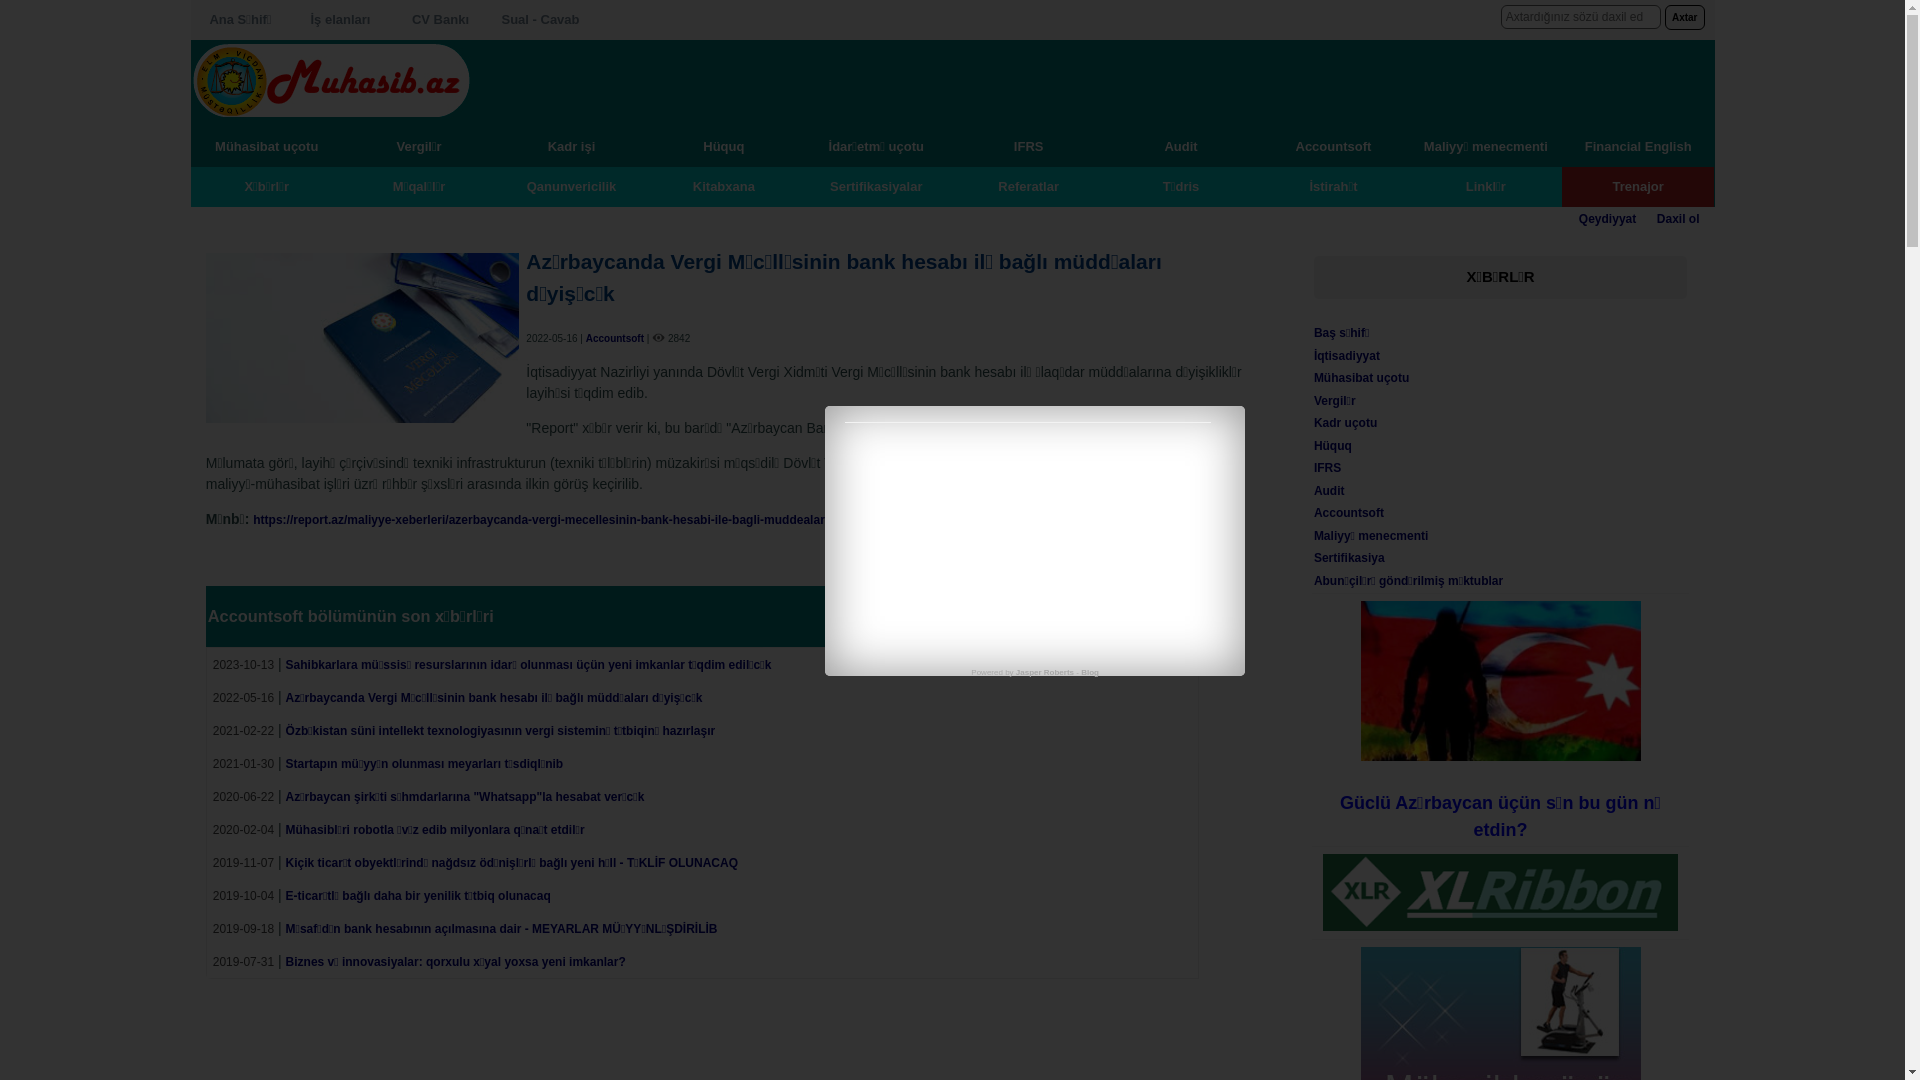 The height and width of the screenshot is (1080, 1920). I want to click on 'Accountsoft', so click(584, 337).